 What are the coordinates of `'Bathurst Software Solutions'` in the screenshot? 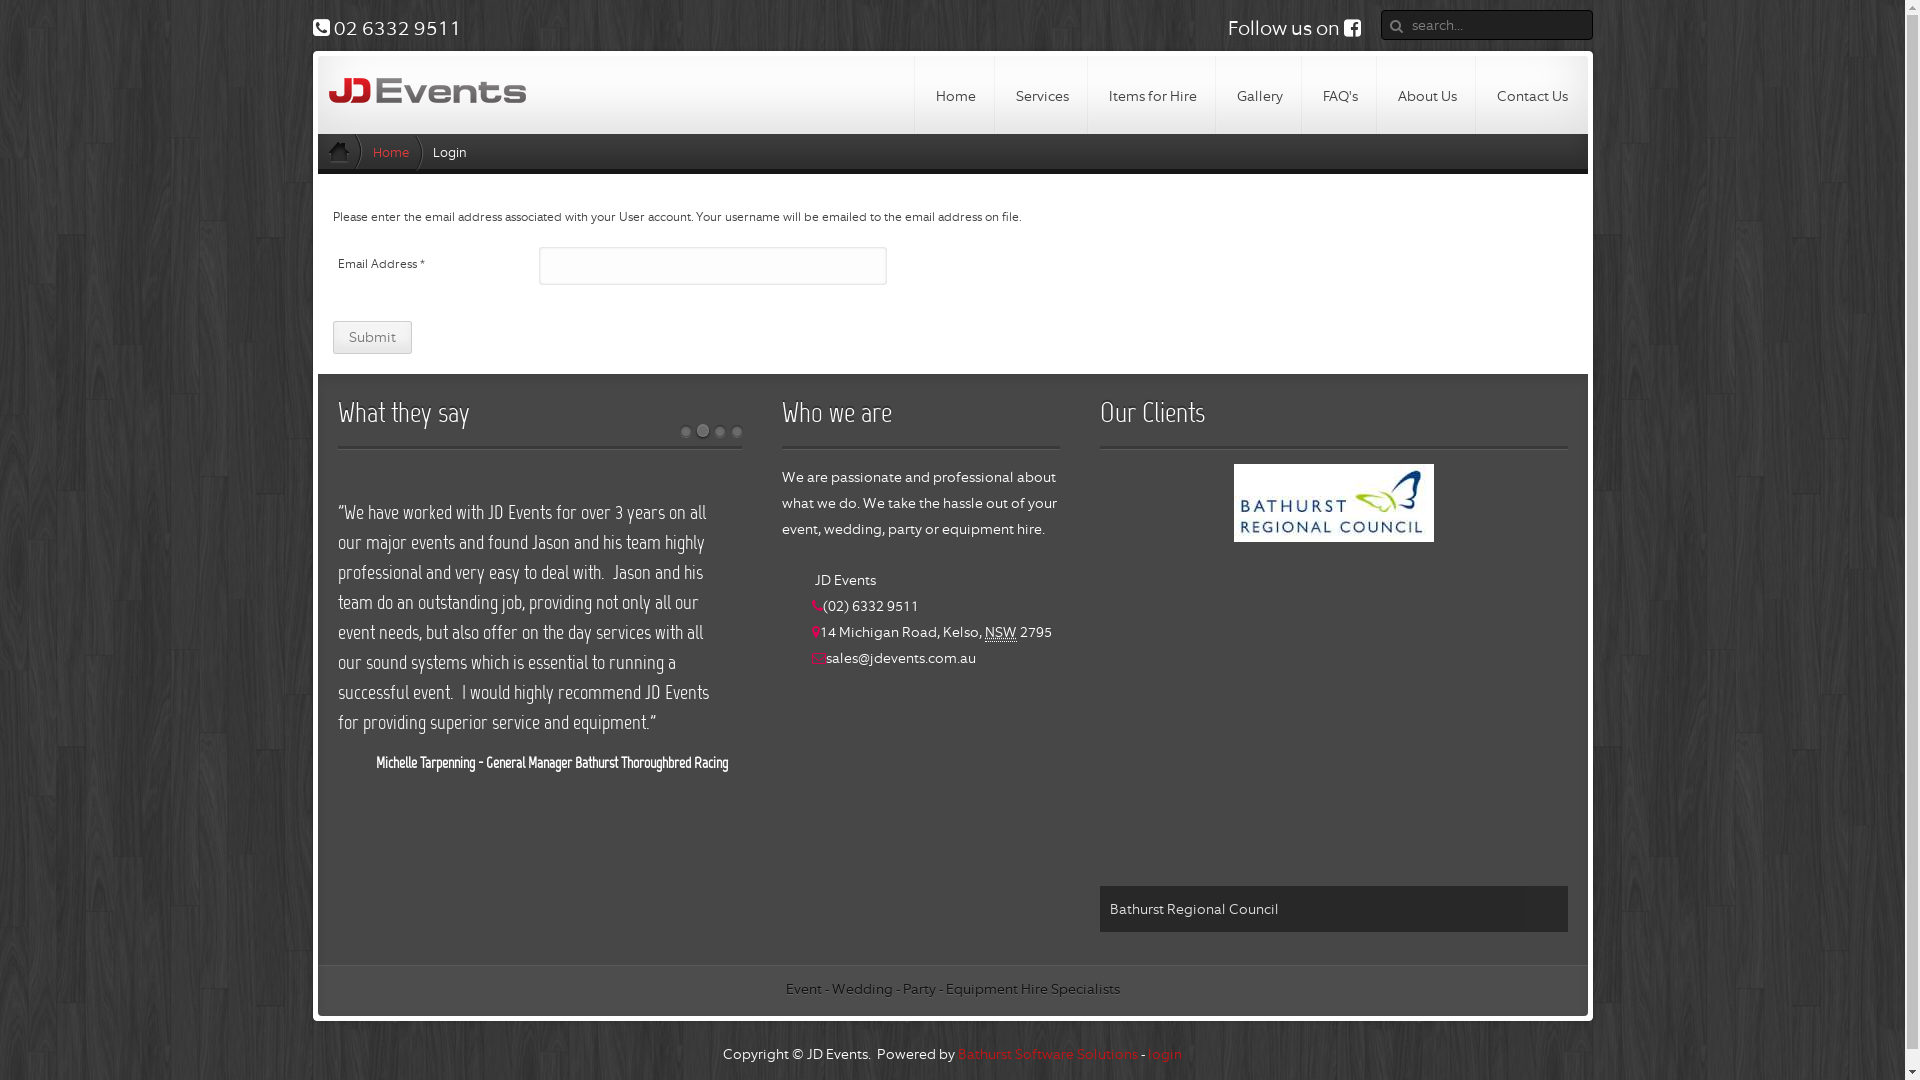 It's located at (1046, 1052).